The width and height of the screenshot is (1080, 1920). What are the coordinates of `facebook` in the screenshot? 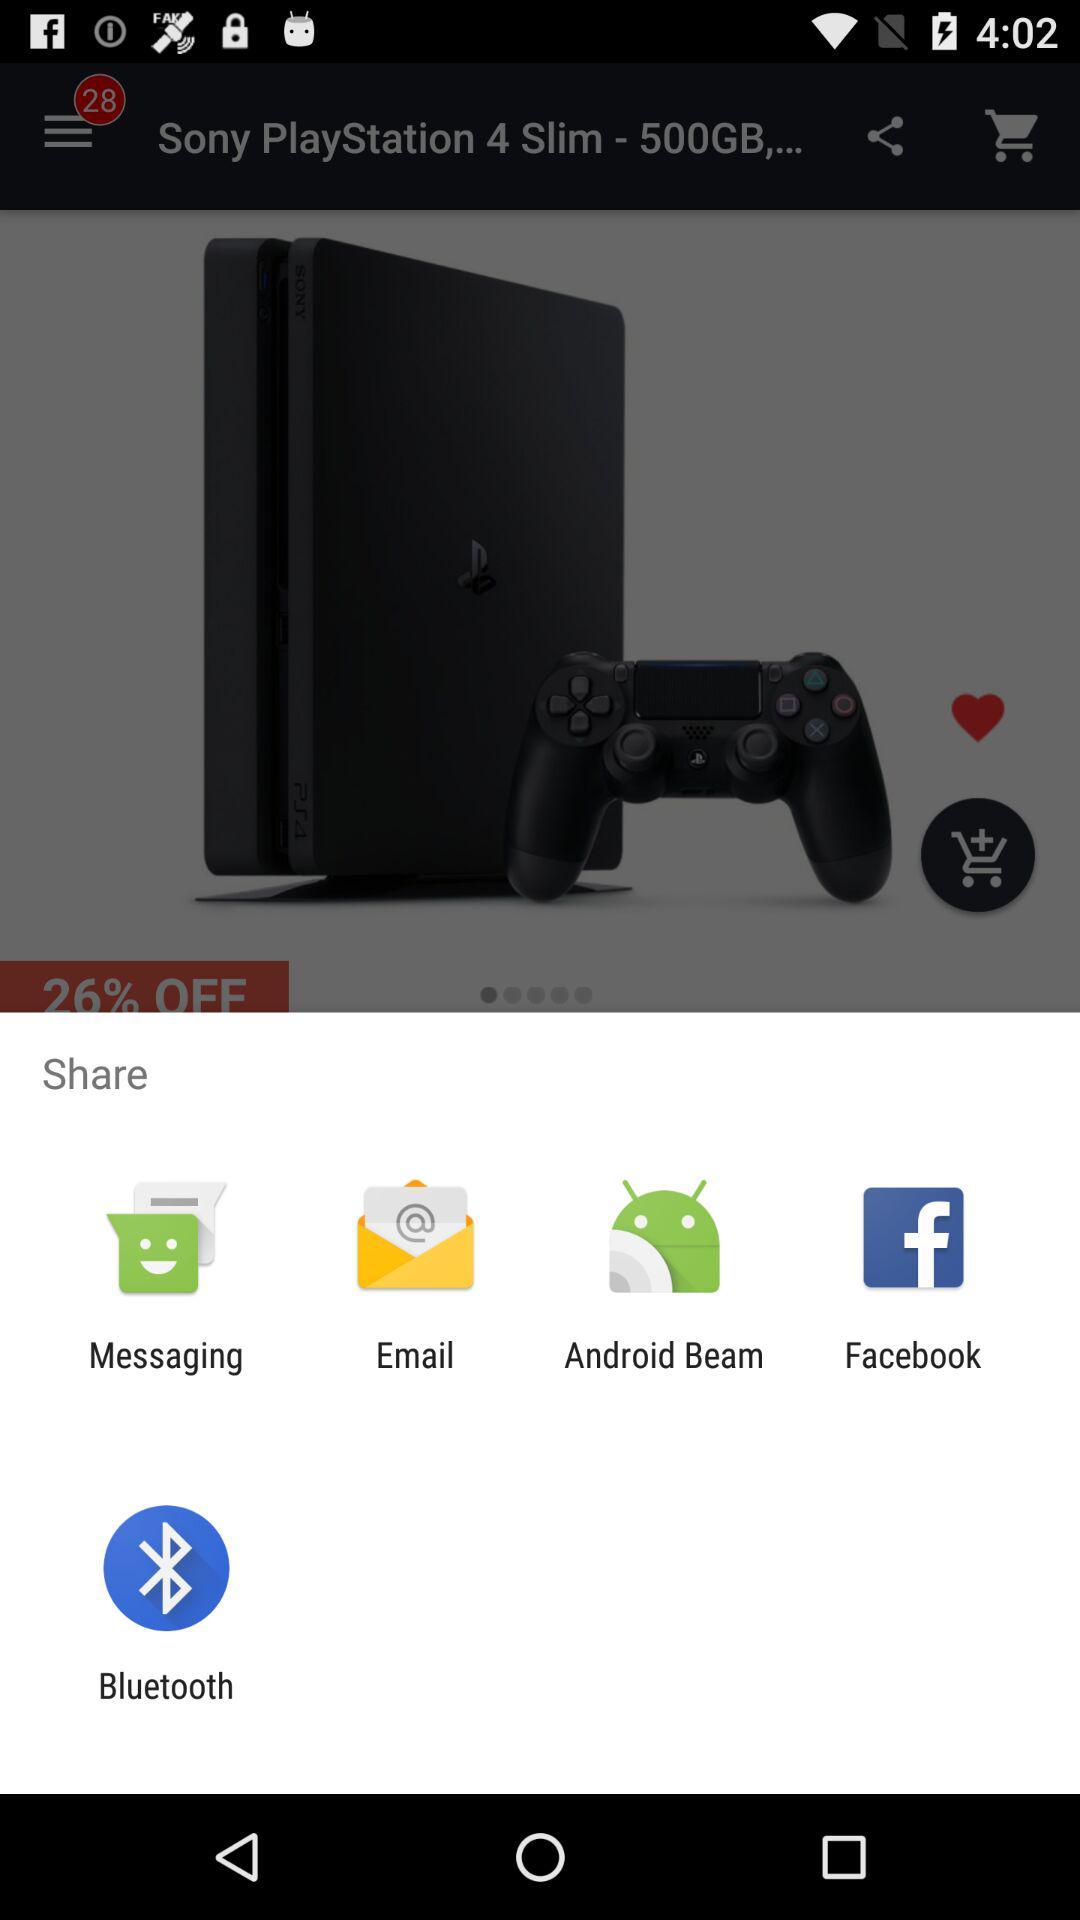 It's located at (913, 1374).